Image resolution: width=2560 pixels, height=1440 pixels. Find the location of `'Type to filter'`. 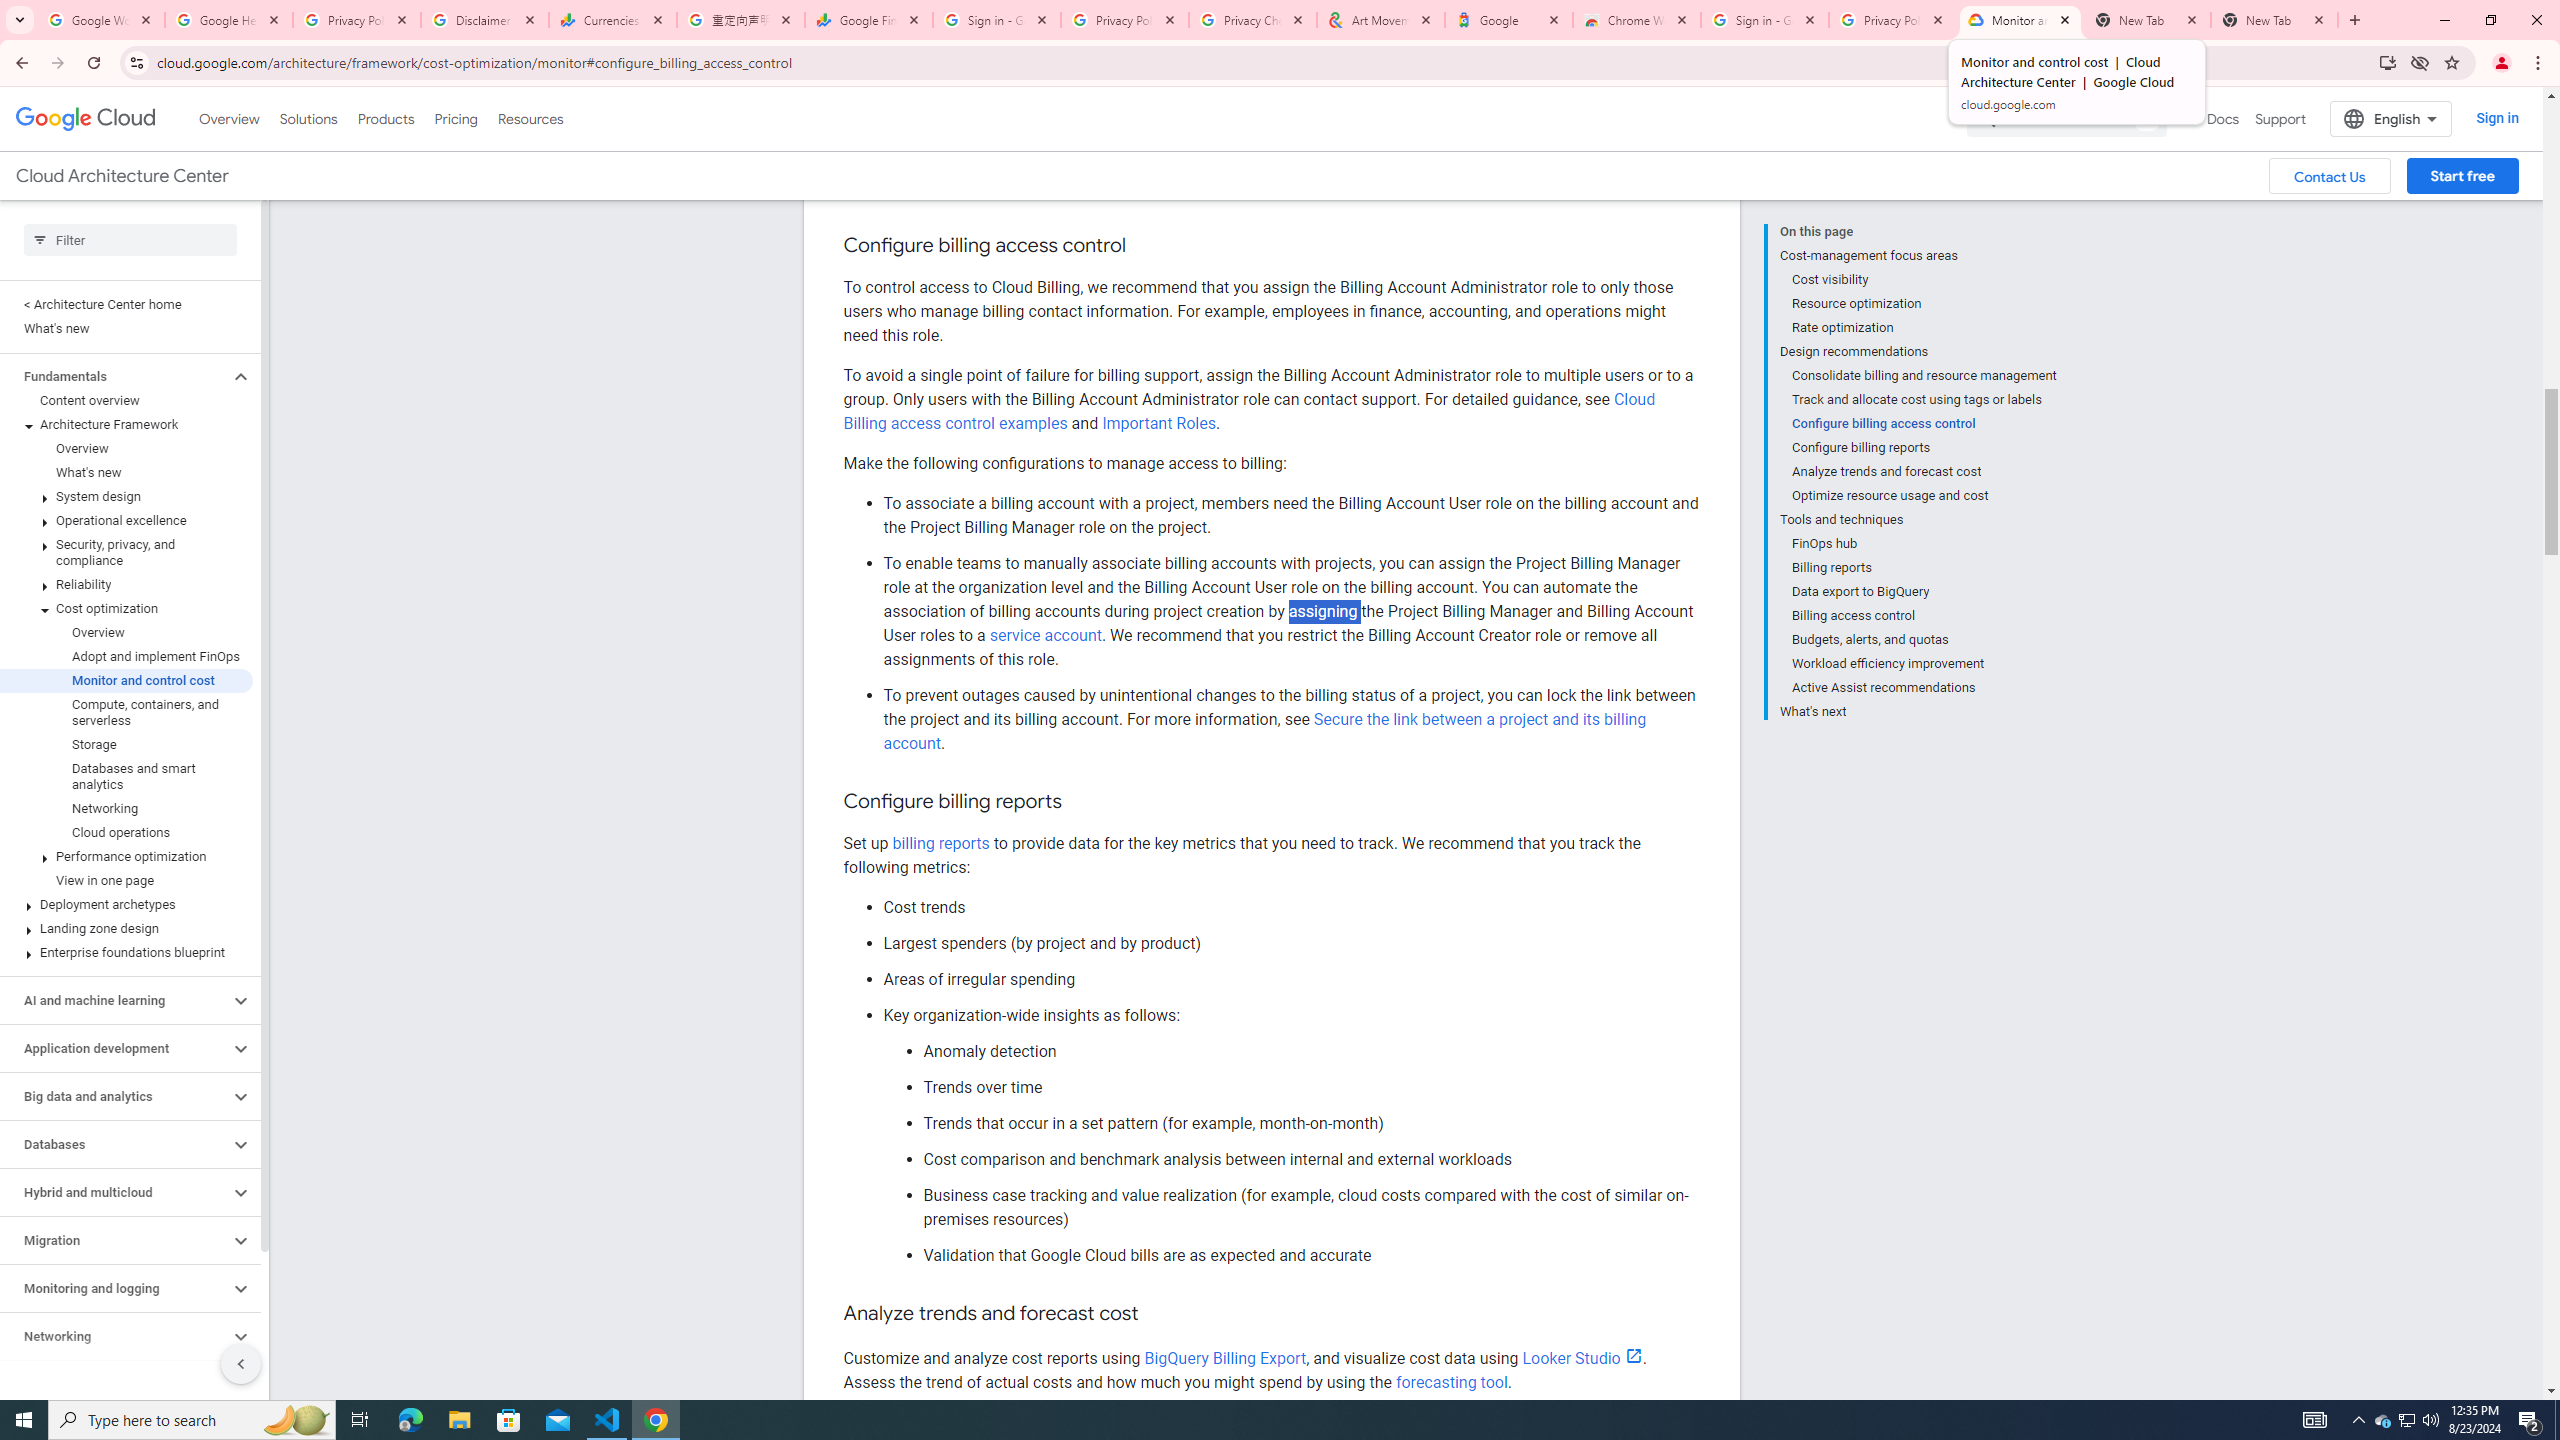

'Type to filter' is located at coordinates (130, 240).